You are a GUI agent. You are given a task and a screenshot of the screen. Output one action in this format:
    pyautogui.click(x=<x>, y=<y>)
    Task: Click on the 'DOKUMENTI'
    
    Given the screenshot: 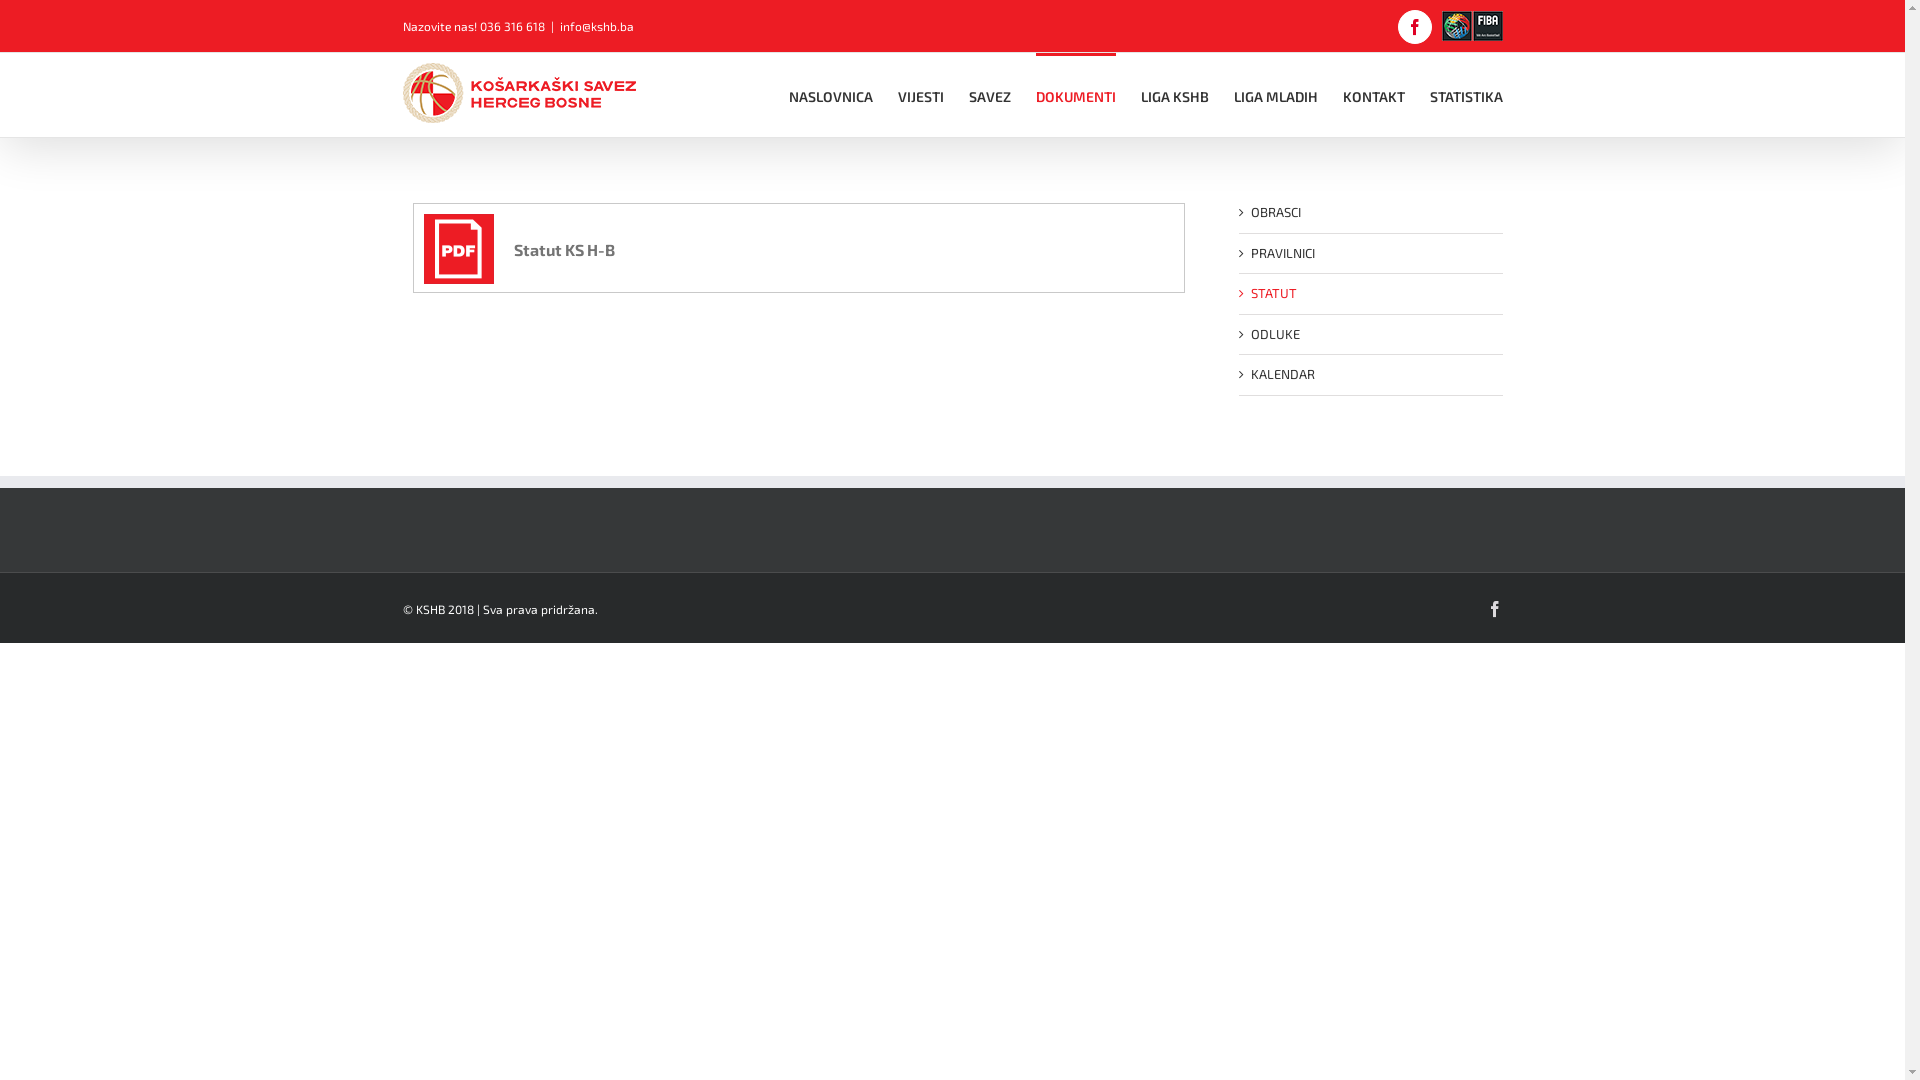 What is the action you would take?
    pyautogui.click(x=1074, y=95)
    